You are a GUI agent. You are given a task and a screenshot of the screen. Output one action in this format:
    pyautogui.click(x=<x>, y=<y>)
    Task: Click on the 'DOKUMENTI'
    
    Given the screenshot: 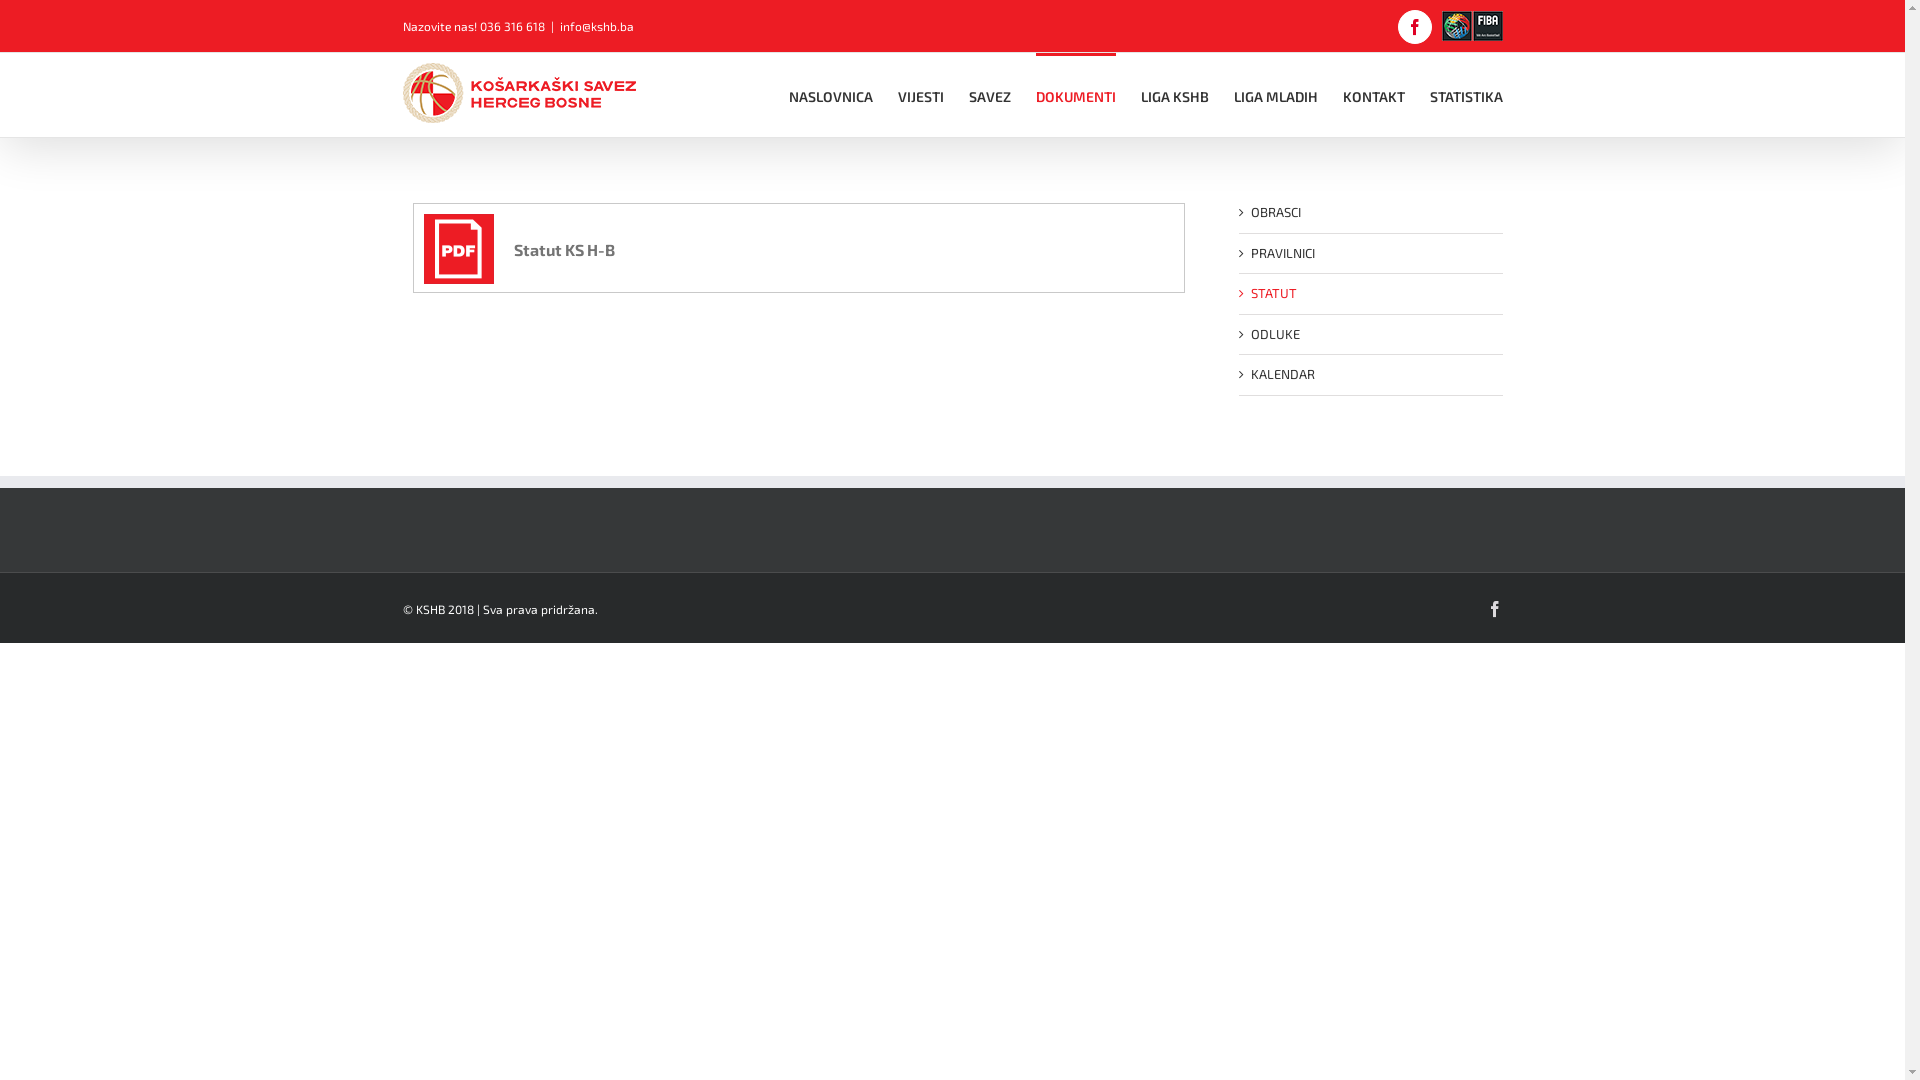 What is the action you would take?
    pyautogui.click(x=1074, y=95)
    